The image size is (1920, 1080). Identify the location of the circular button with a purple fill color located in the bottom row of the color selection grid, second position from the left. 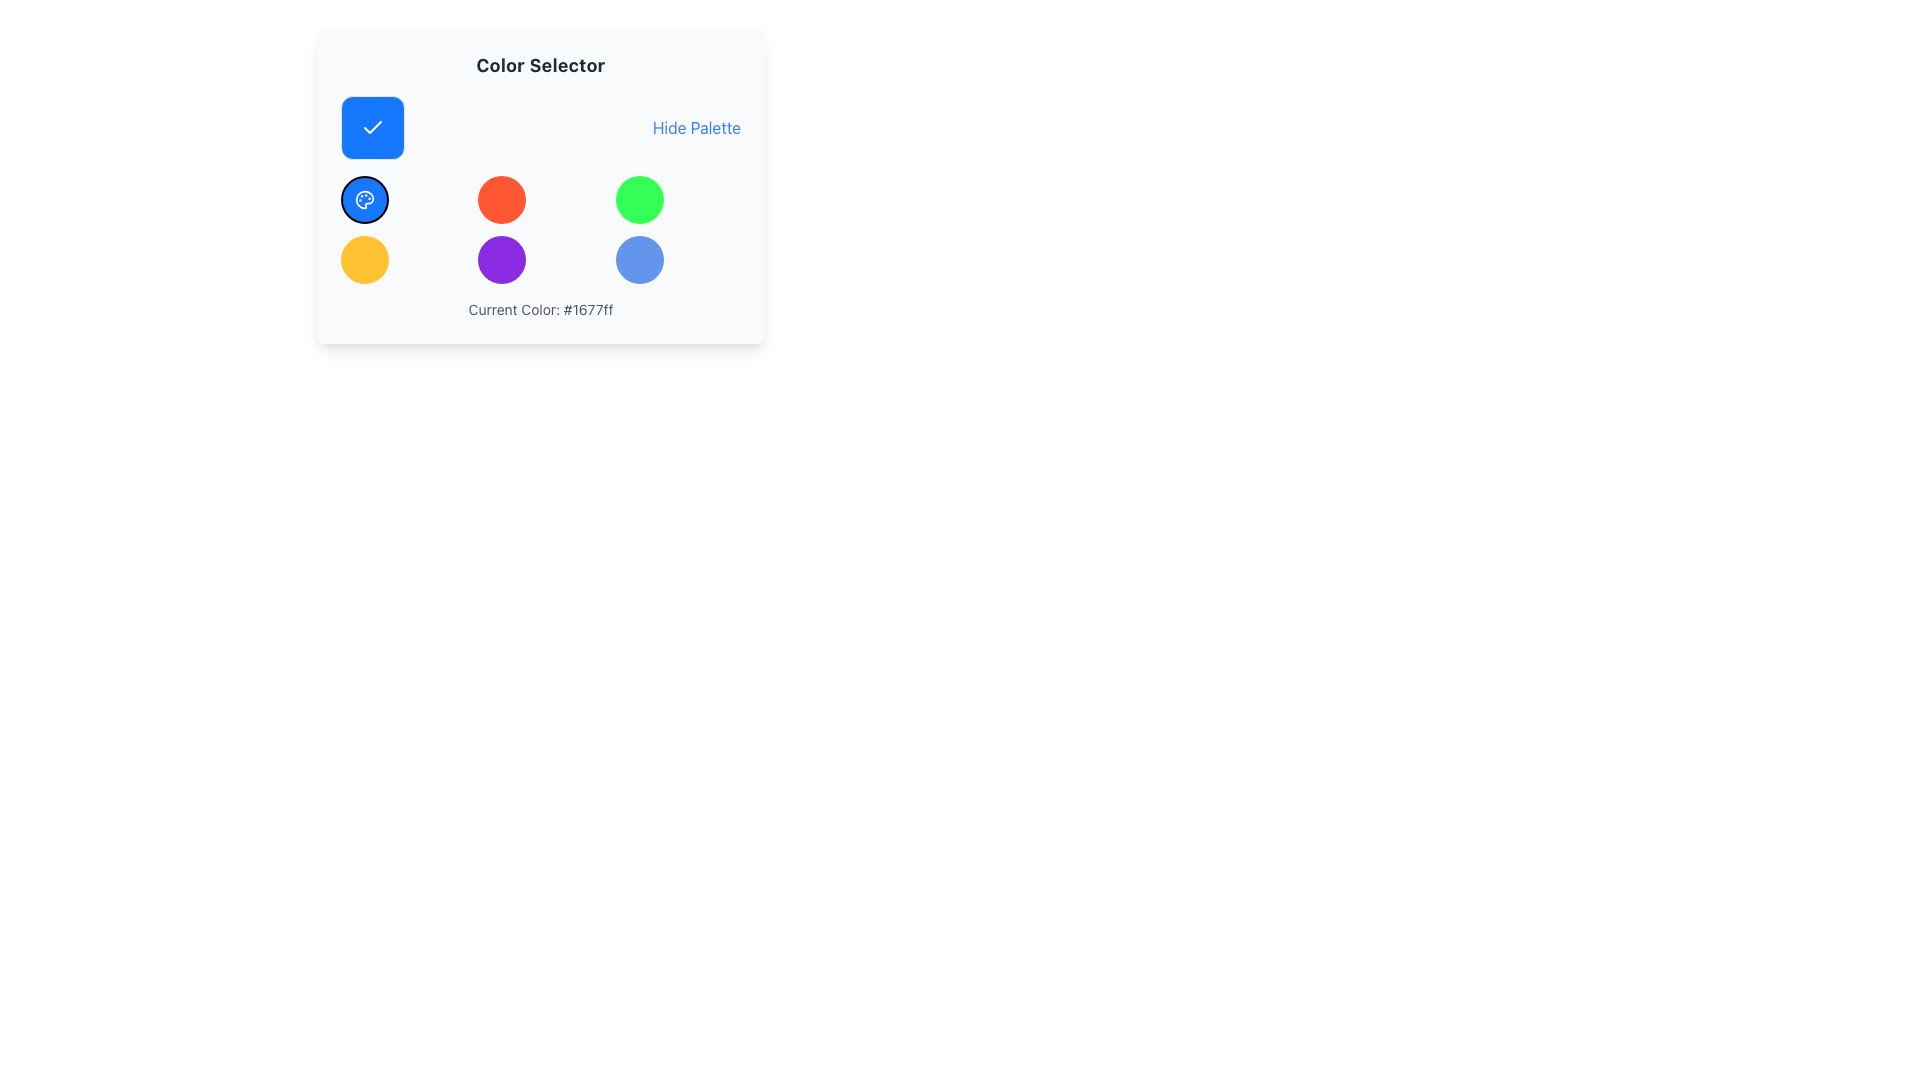
(502, 258).